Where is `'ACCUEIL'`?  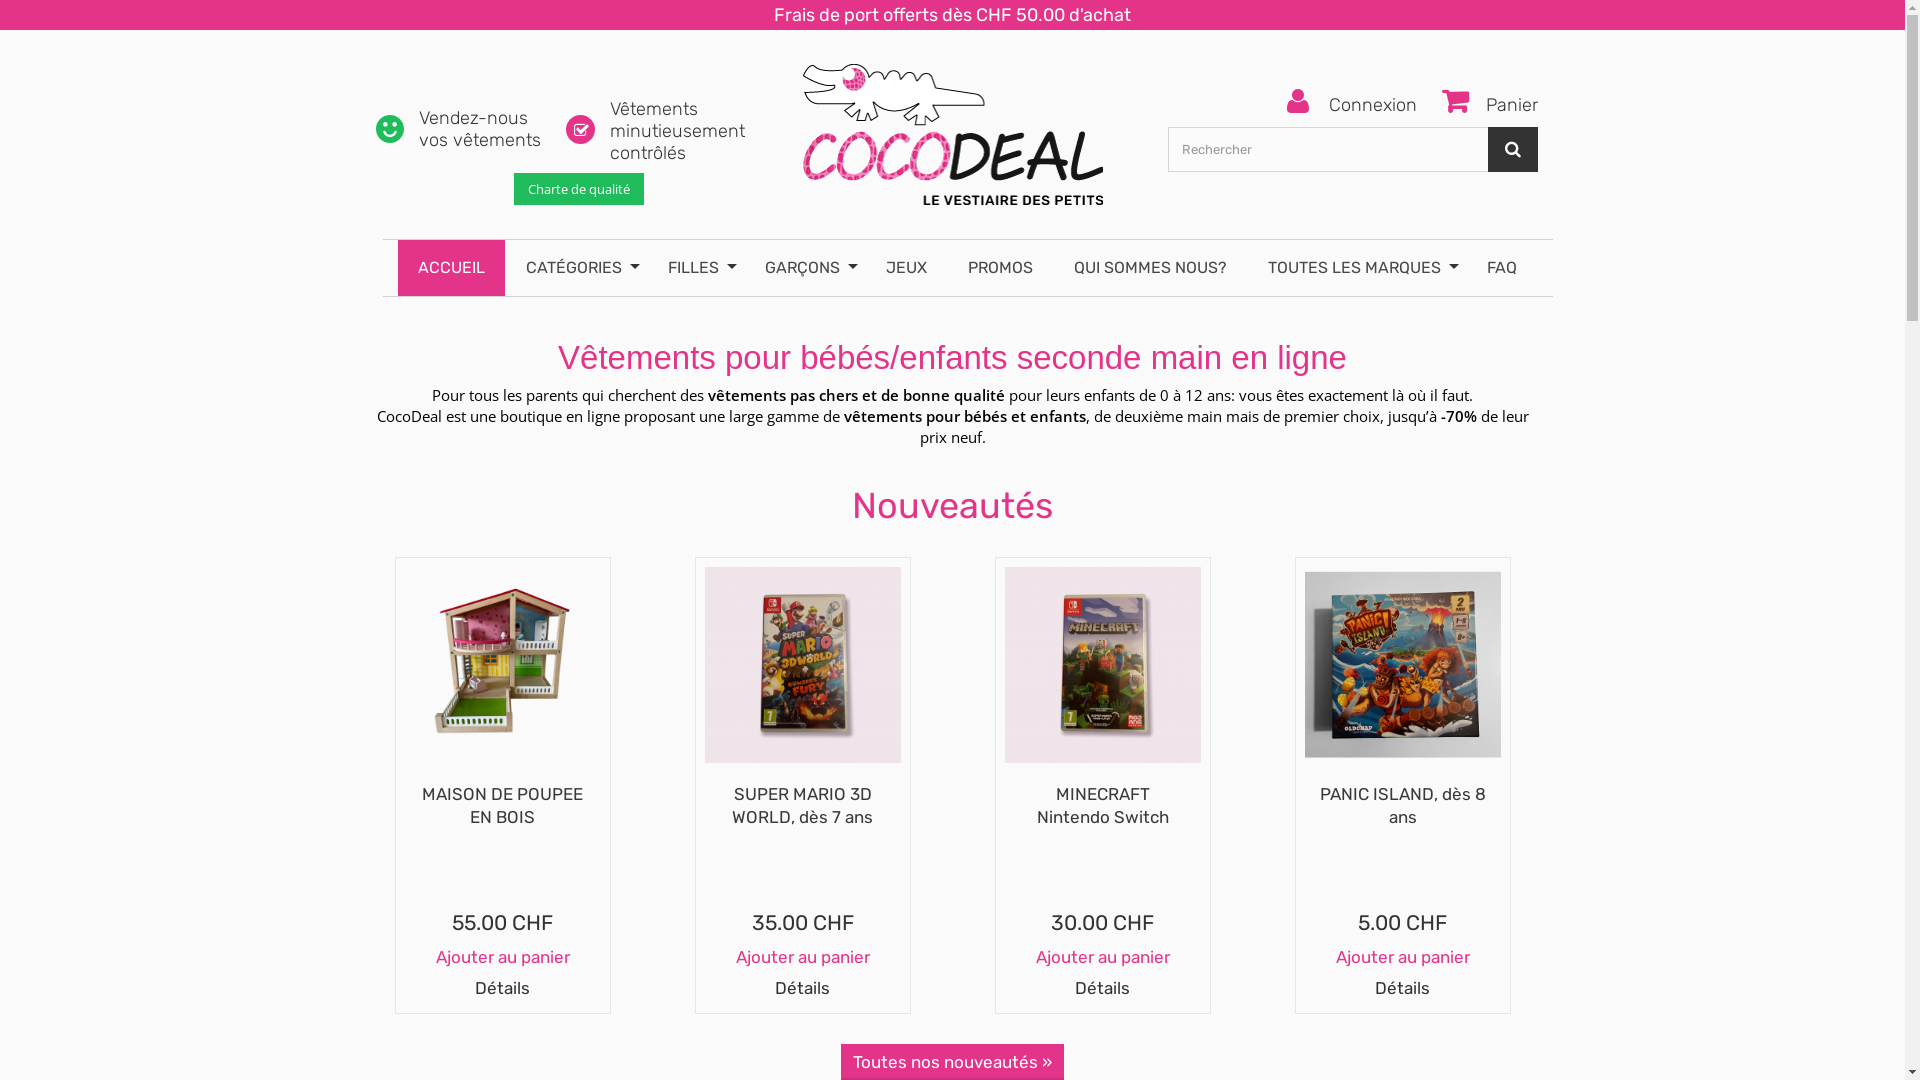
'ACCUEIL' is located at coordinates (450, 266).